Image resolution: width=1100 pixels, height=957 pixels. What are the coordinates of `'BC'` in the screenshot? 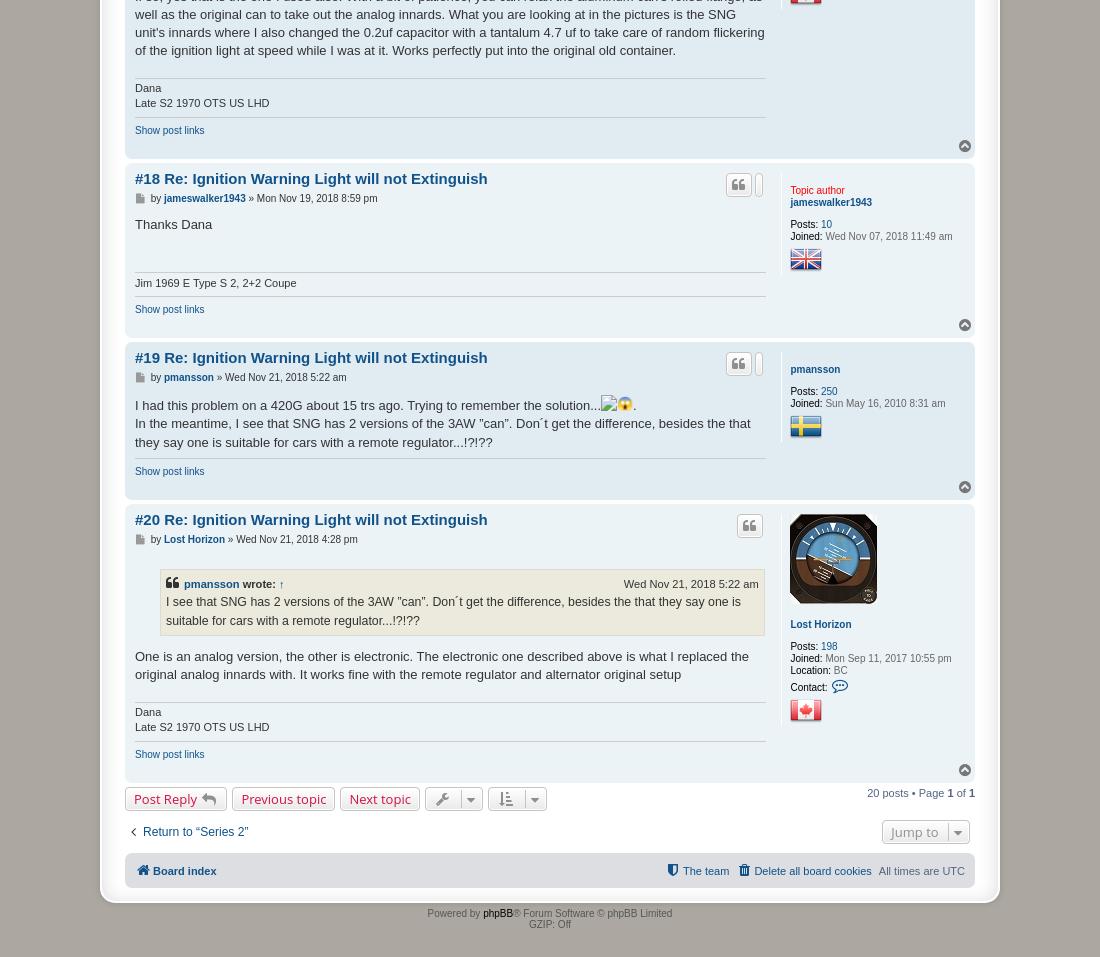 It's located at (837, 668).